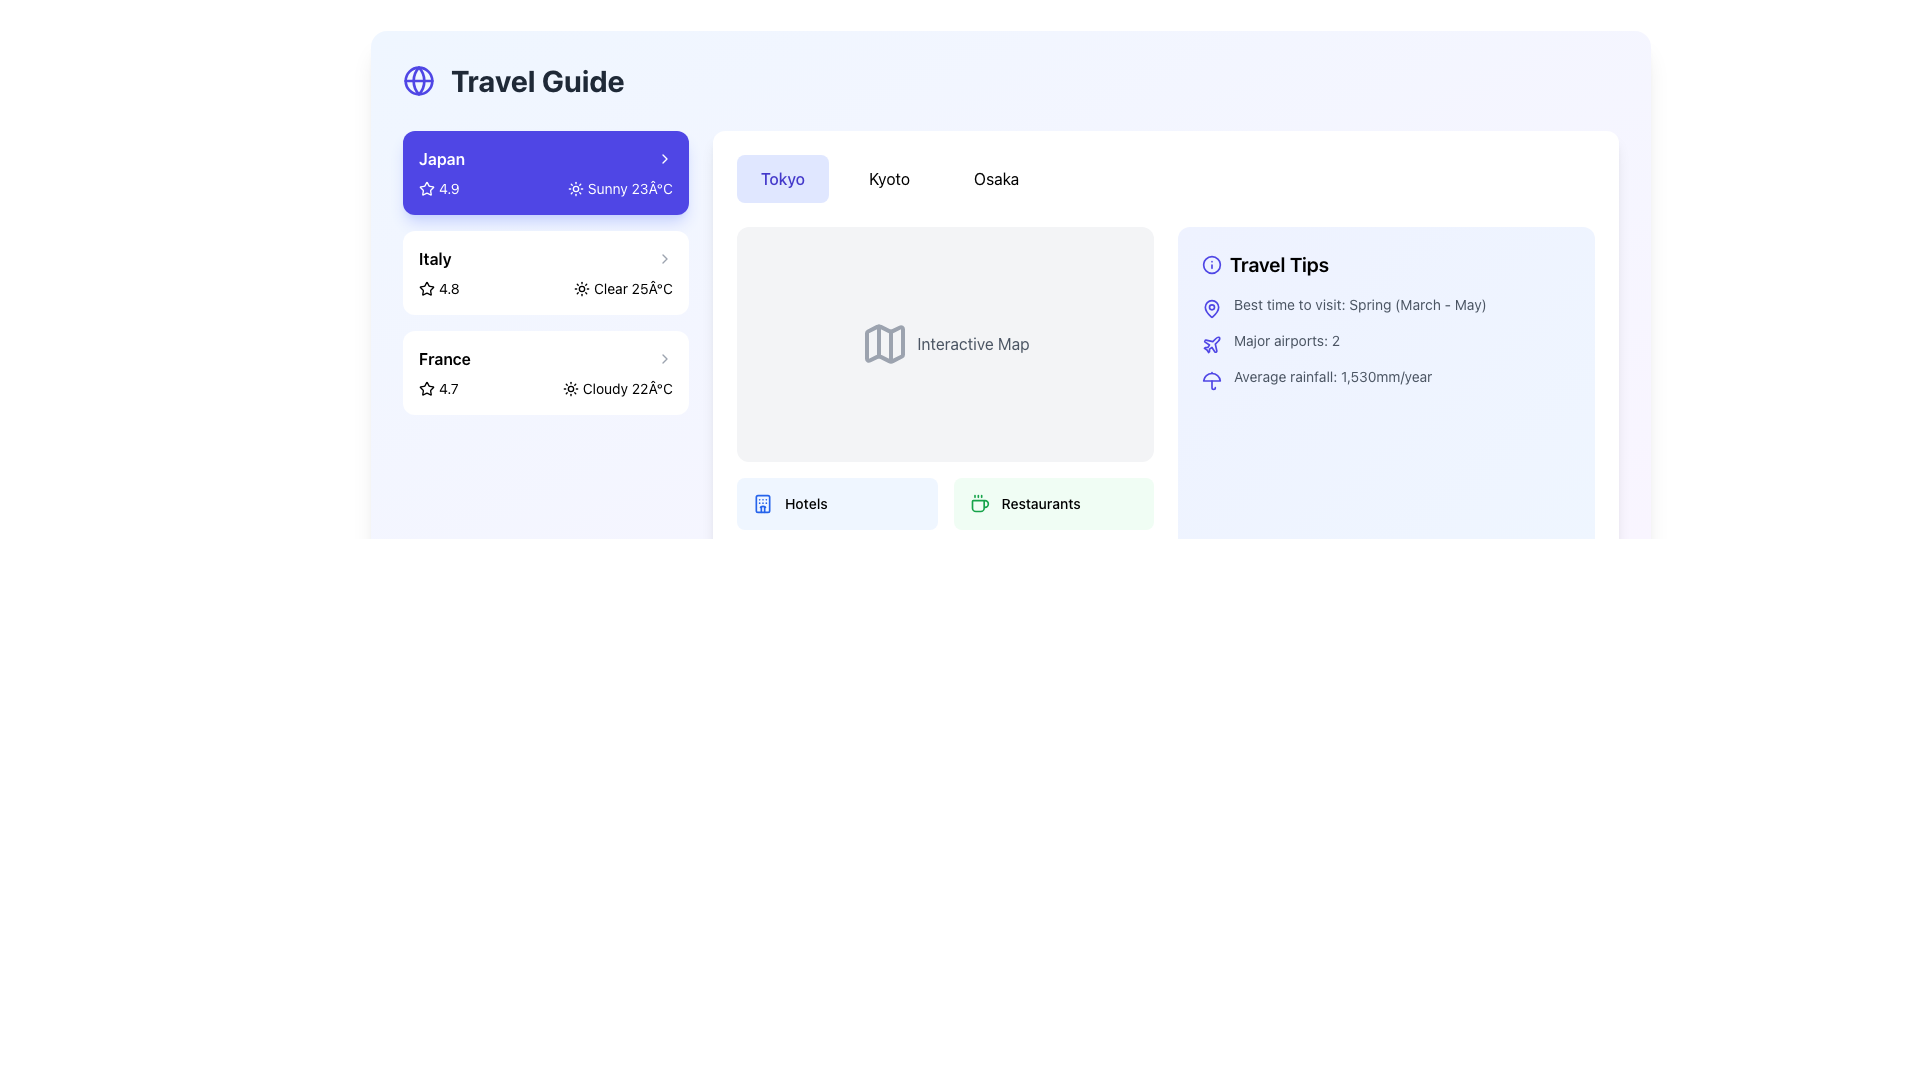  I want to click on the 'Hotels' button in the first column of the grid layout that allows users, so click(837, 502).